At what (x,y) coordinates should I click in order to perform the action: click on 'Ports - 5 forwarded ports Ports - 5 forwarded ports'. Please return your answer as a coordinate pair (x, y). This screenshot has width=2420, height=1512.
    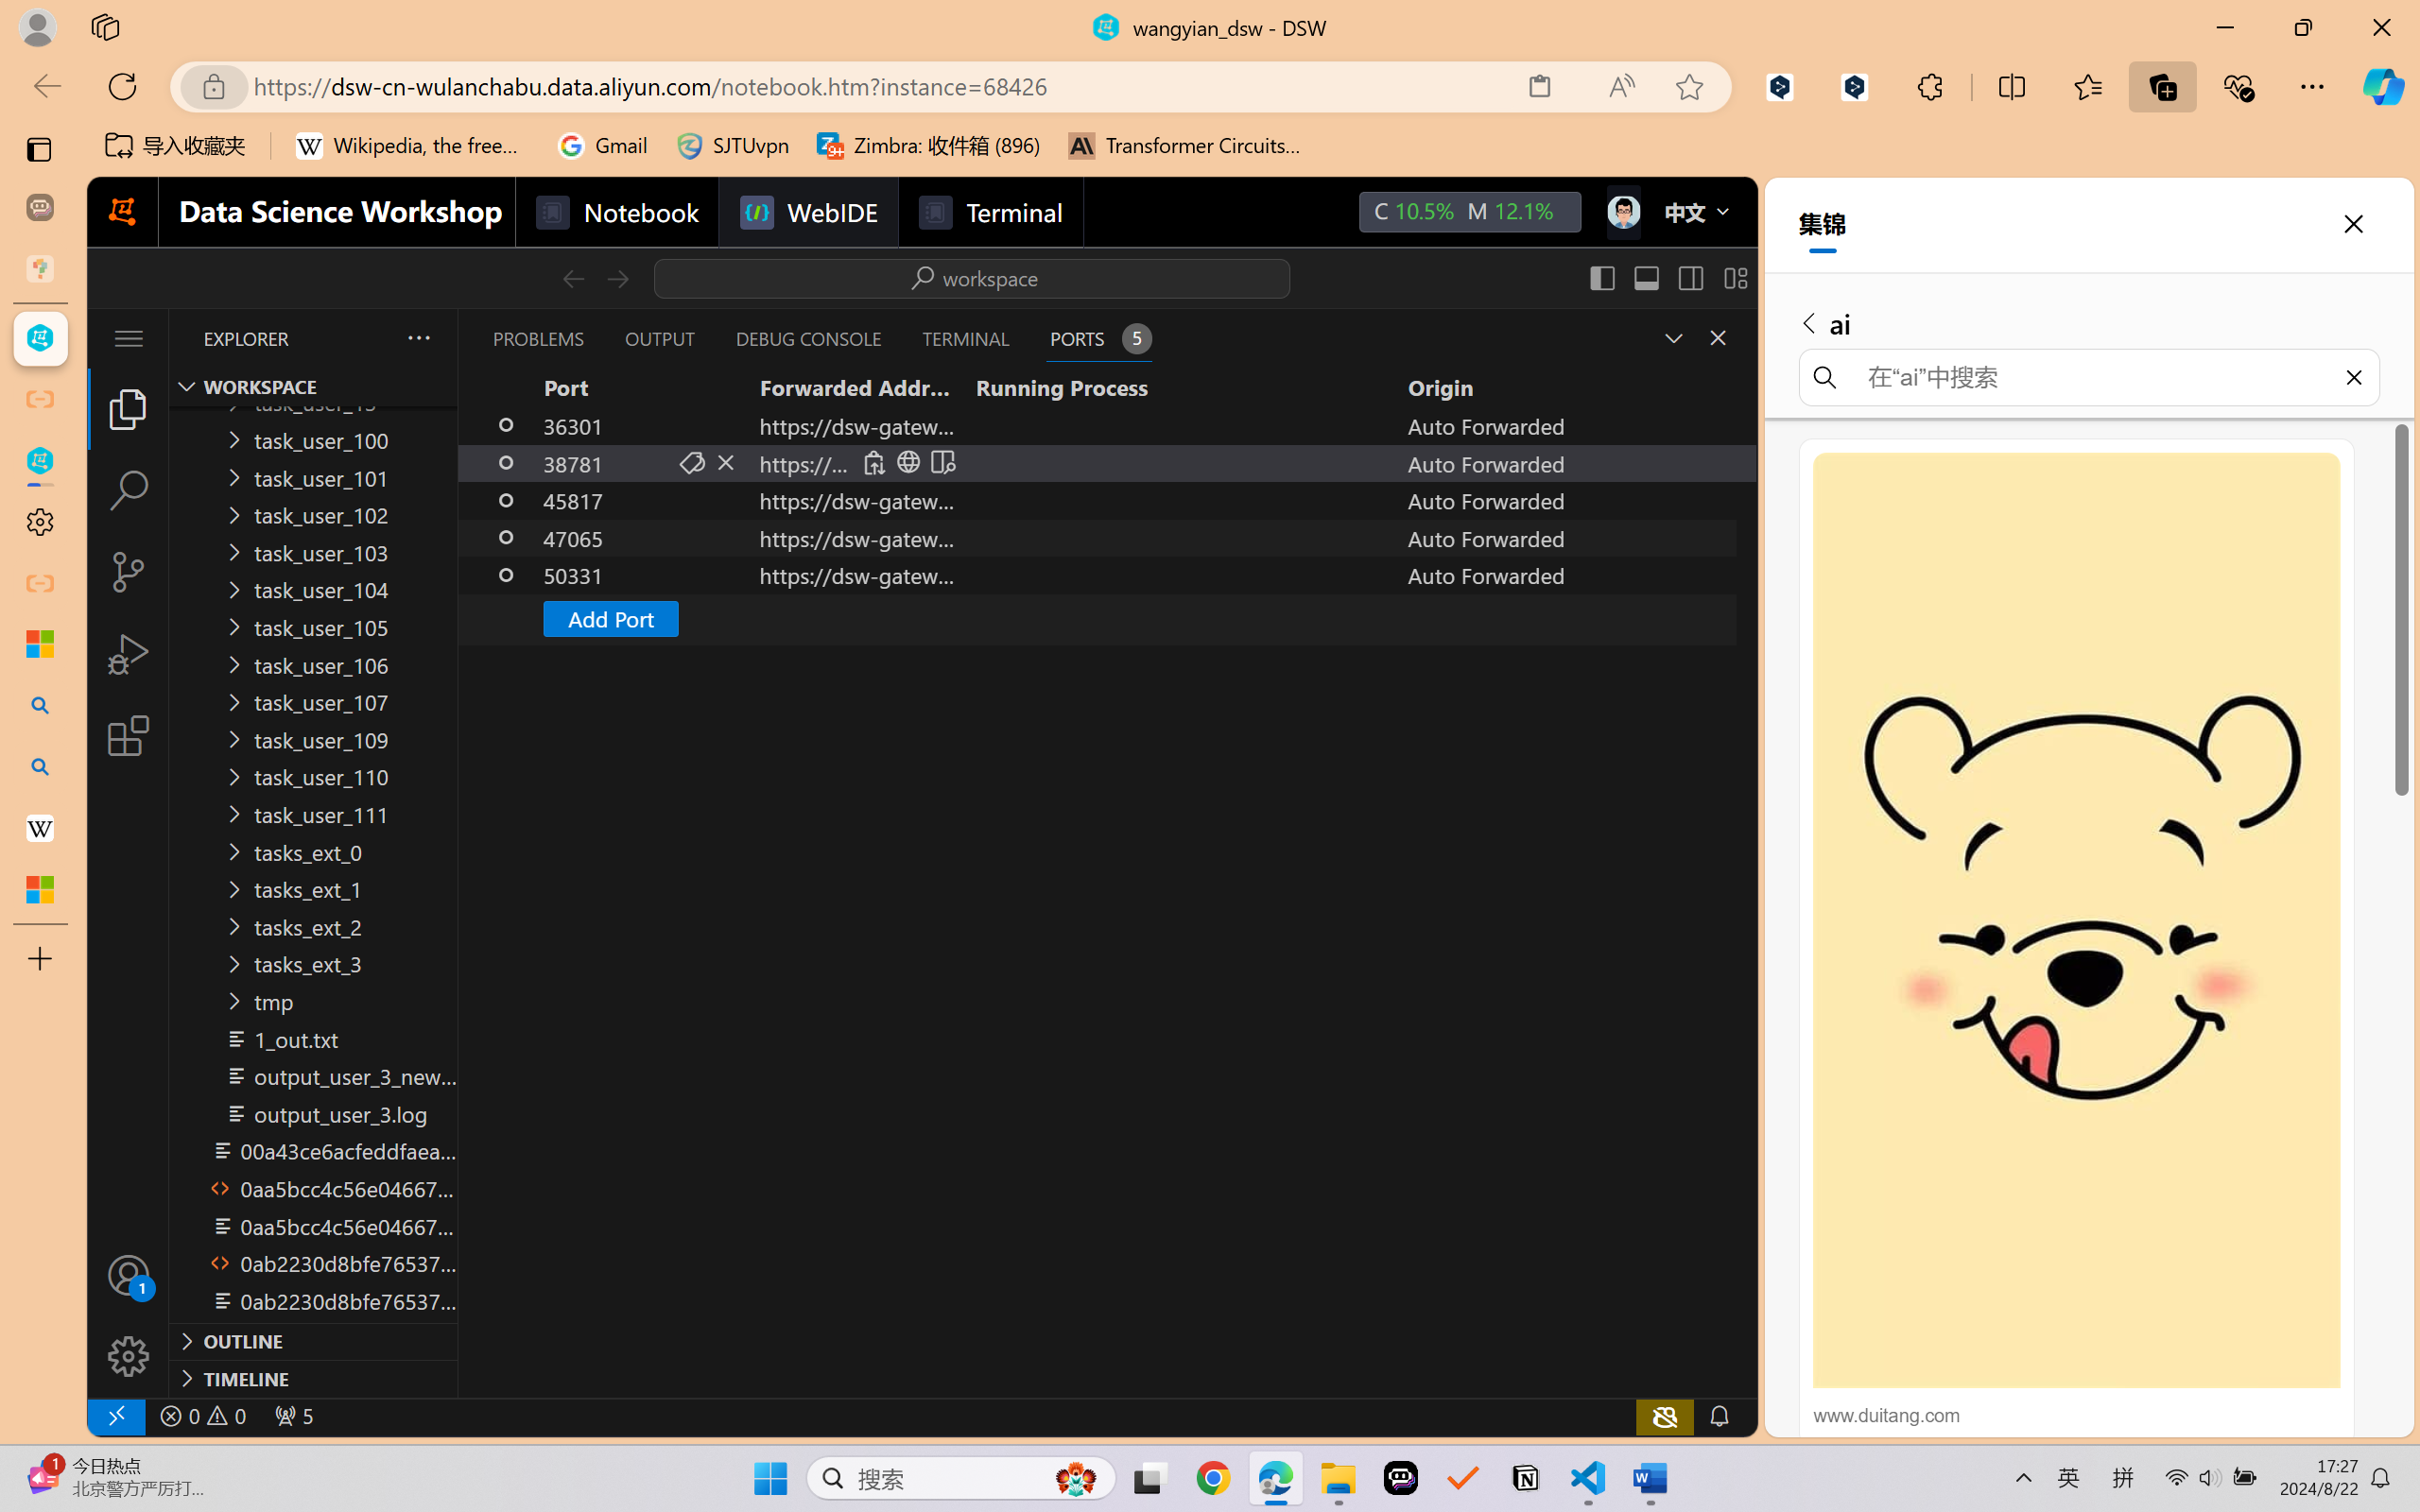
    Looking at the image, I should click on (1098, 337).